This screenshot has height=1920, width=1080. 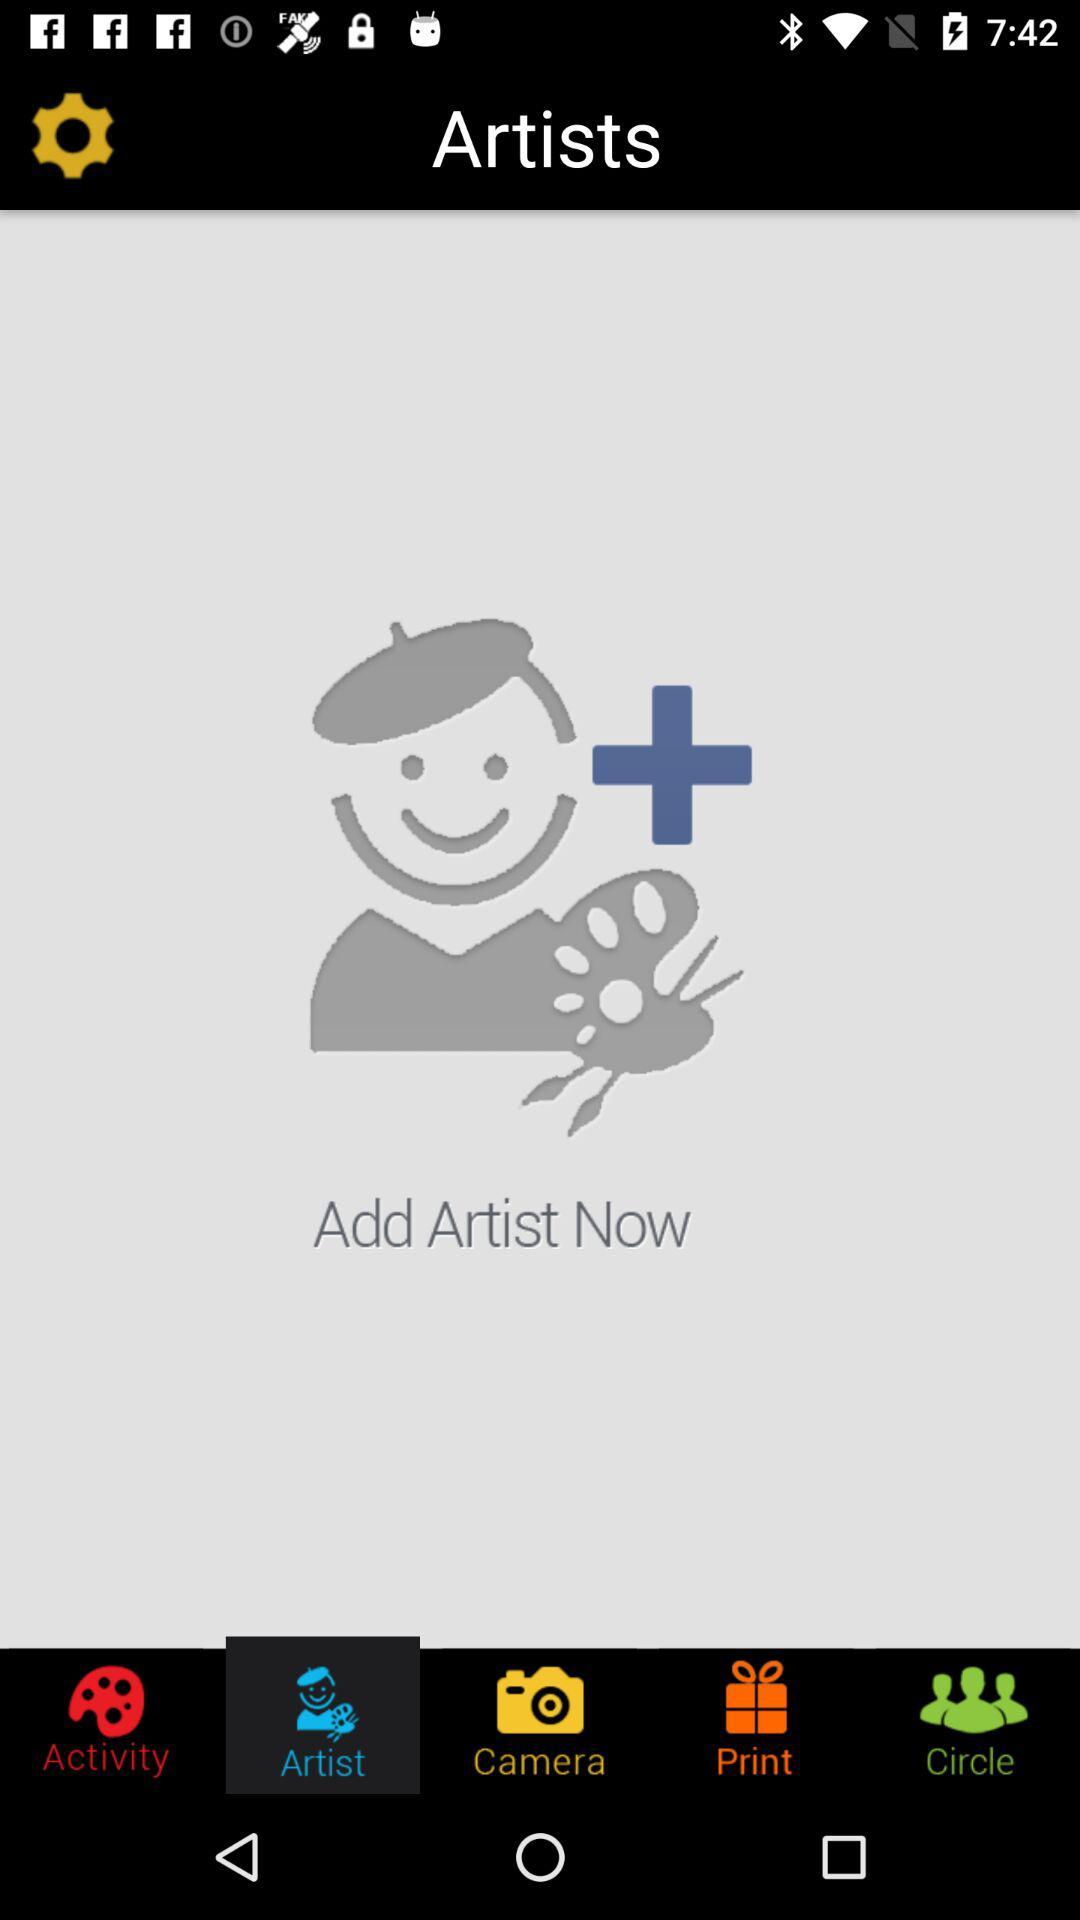 What do you see at coordinates (72, 135) in the screenshot?
I see `icon next to the artists icon` at bounding box center [72, 135].